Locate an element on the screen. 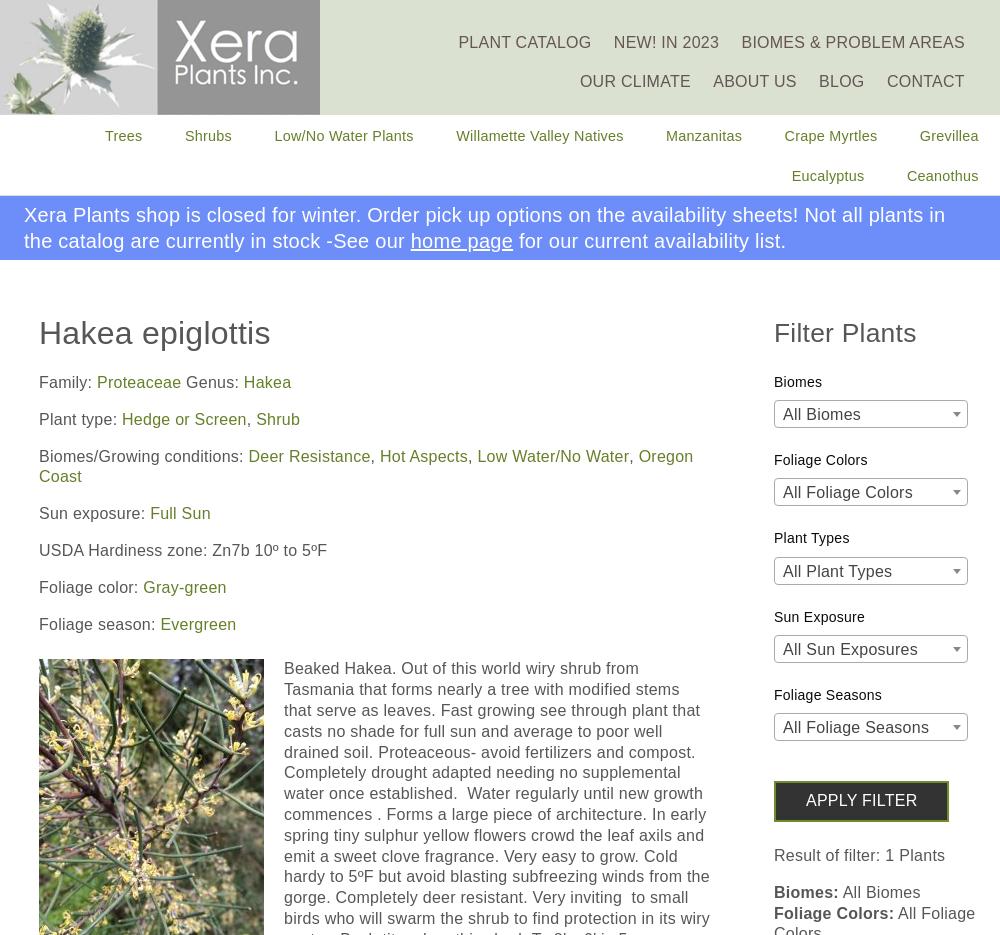 The width and height of the screenshot is (1000, 935). 'Full Sun' is located at coordinates (180, 512).